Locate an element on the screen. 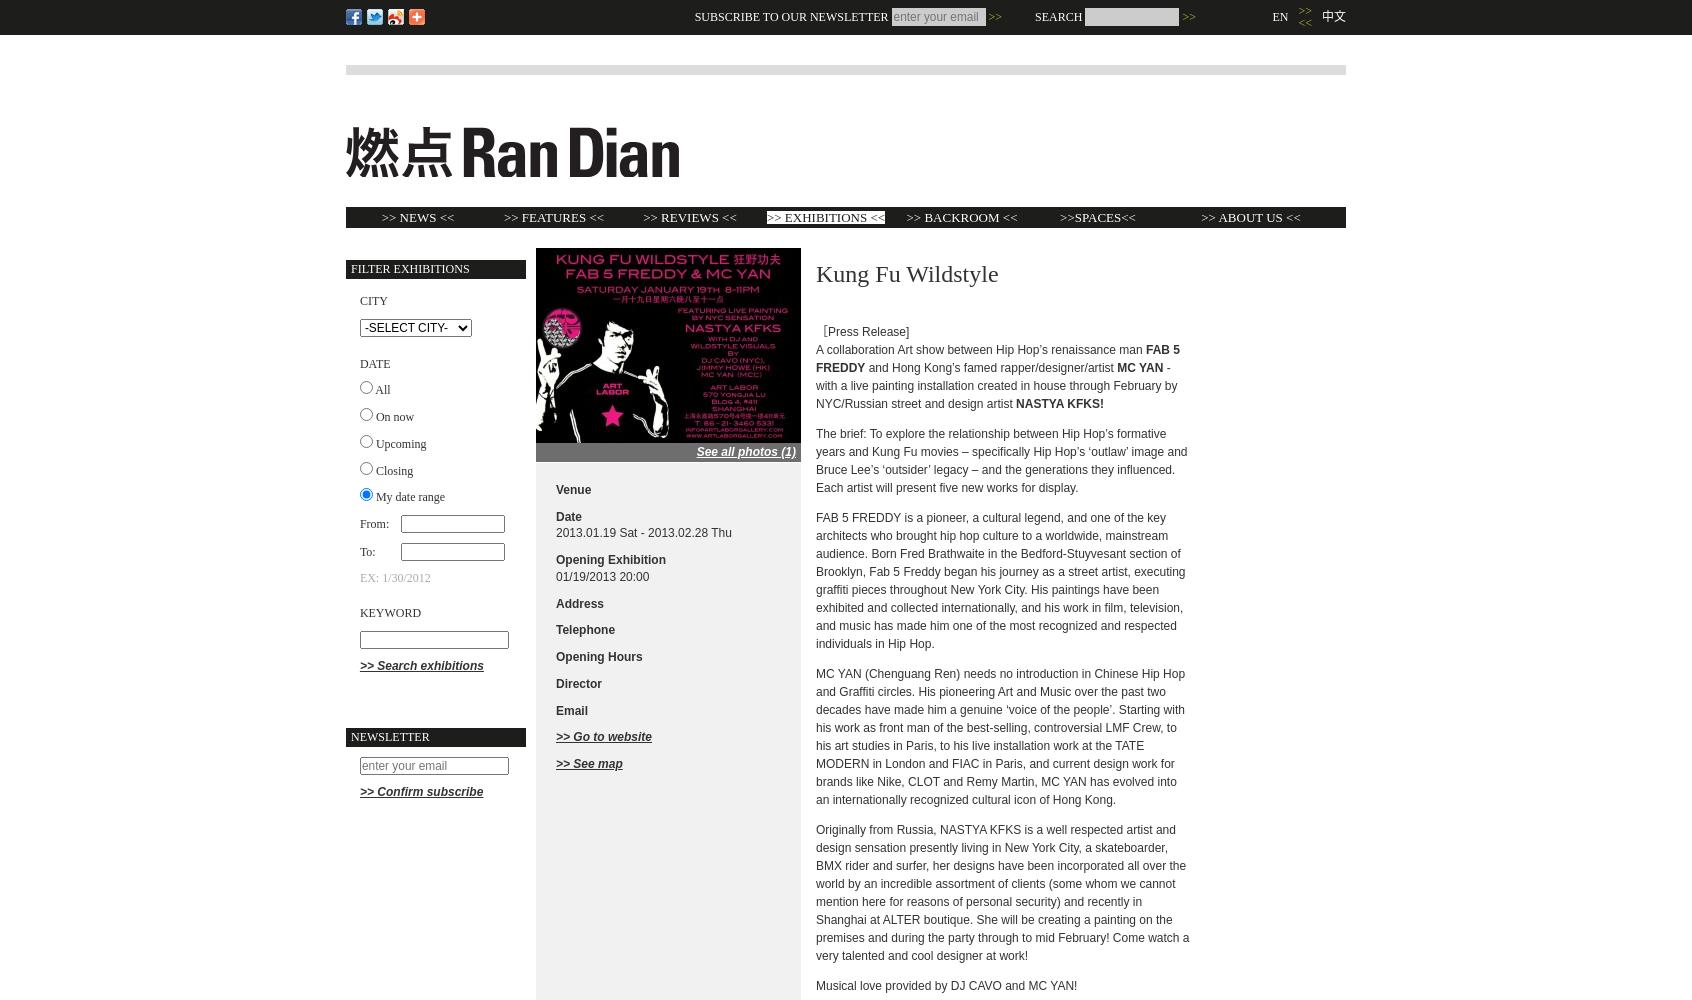  'Upcoming' is located at coordinates (400, 442).